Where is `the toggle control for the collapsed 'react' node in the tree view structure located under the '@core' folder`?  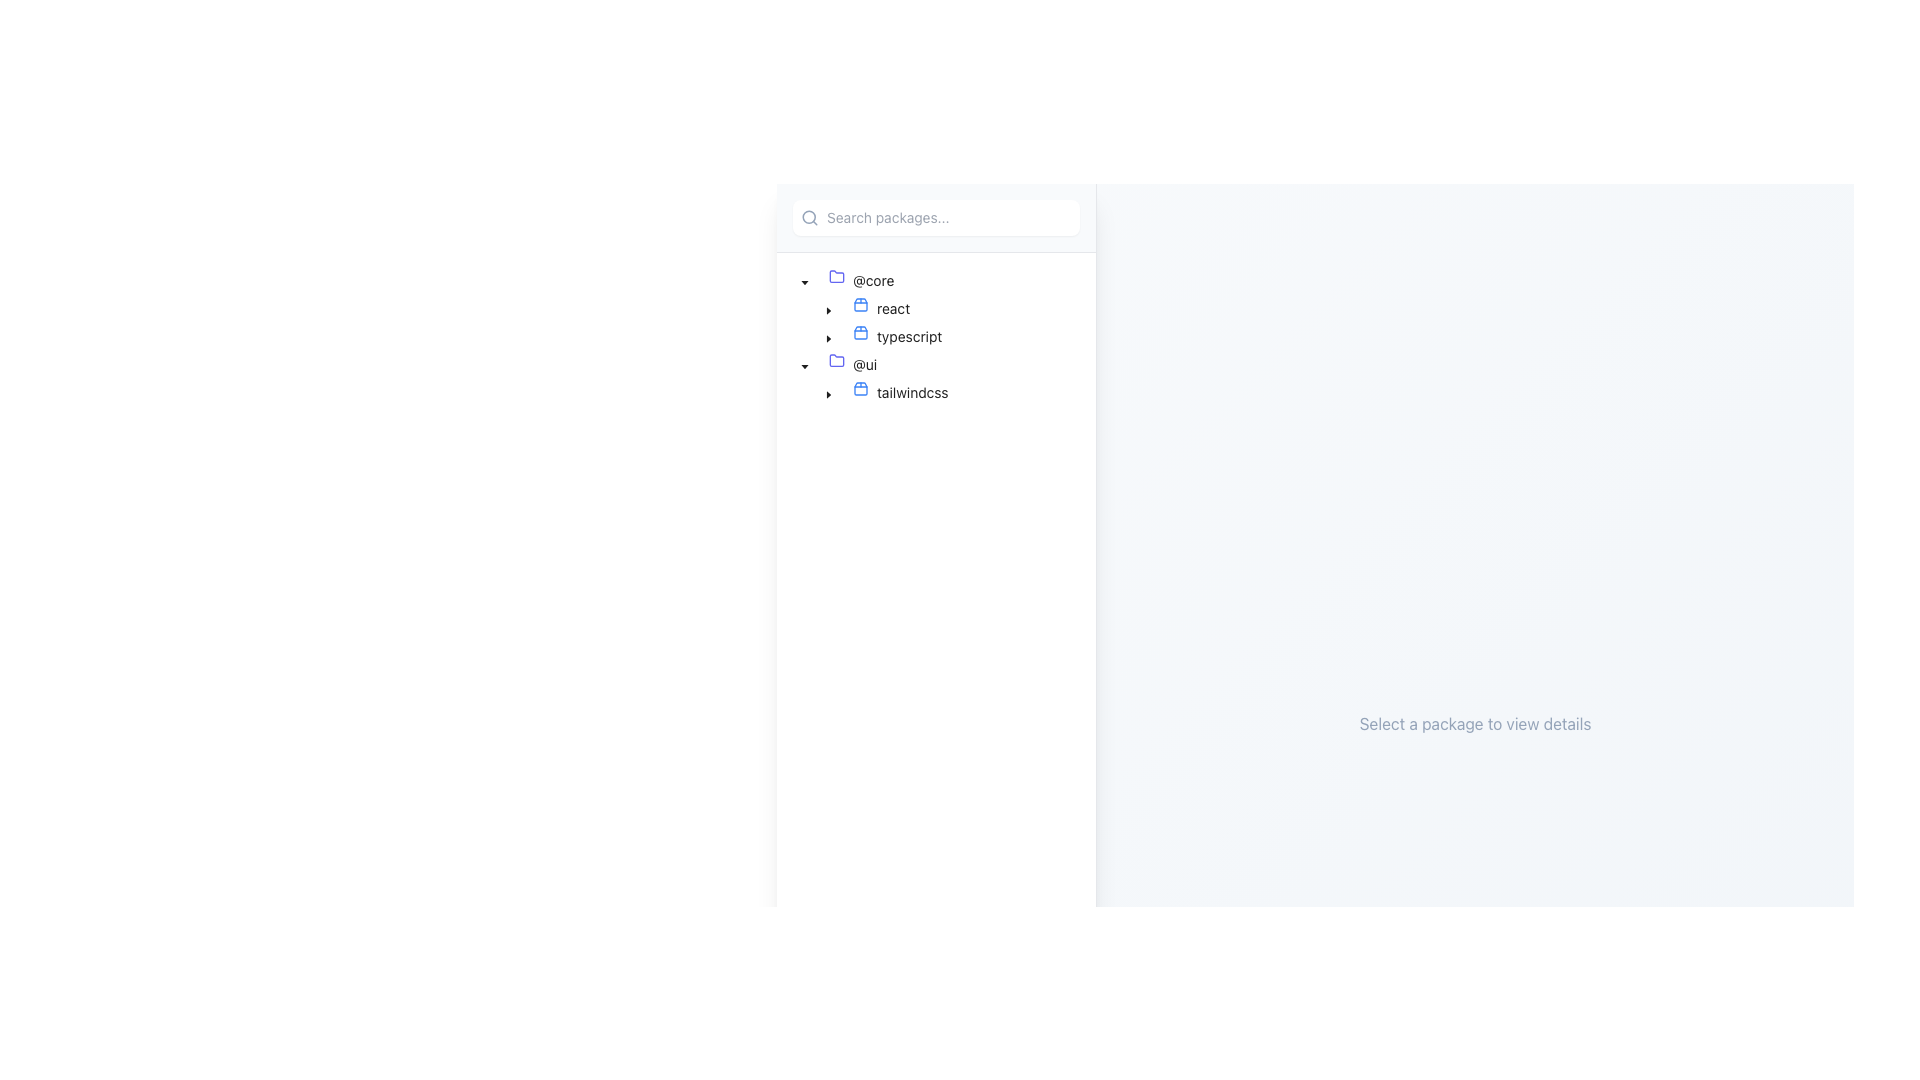 the toggle control for the collapsed 'react' node in the tree view structure located under the '@core' folder is located at coordinates (829, 308).